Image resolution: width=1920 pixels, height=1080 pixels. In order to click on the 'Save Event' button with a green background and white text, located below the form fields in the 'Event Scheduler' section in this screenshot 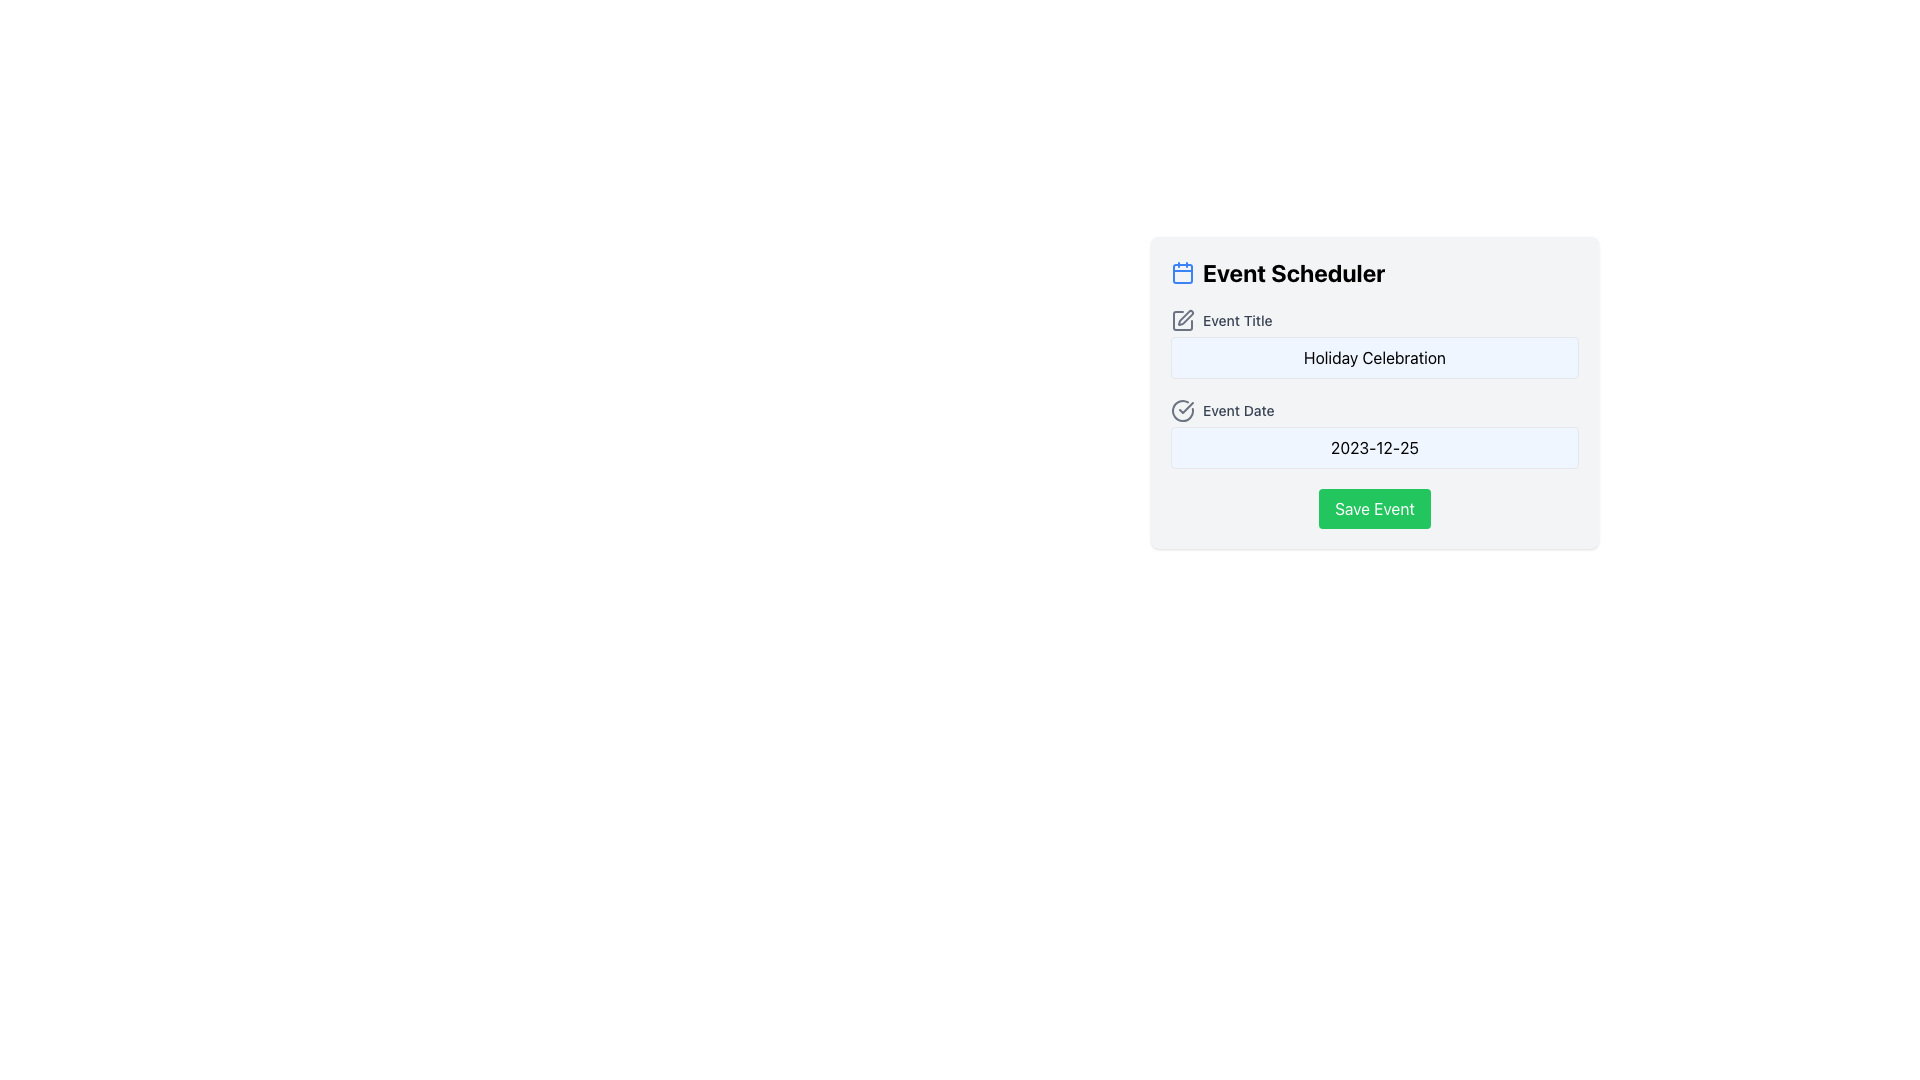, I will do `click(1373, 508)`.